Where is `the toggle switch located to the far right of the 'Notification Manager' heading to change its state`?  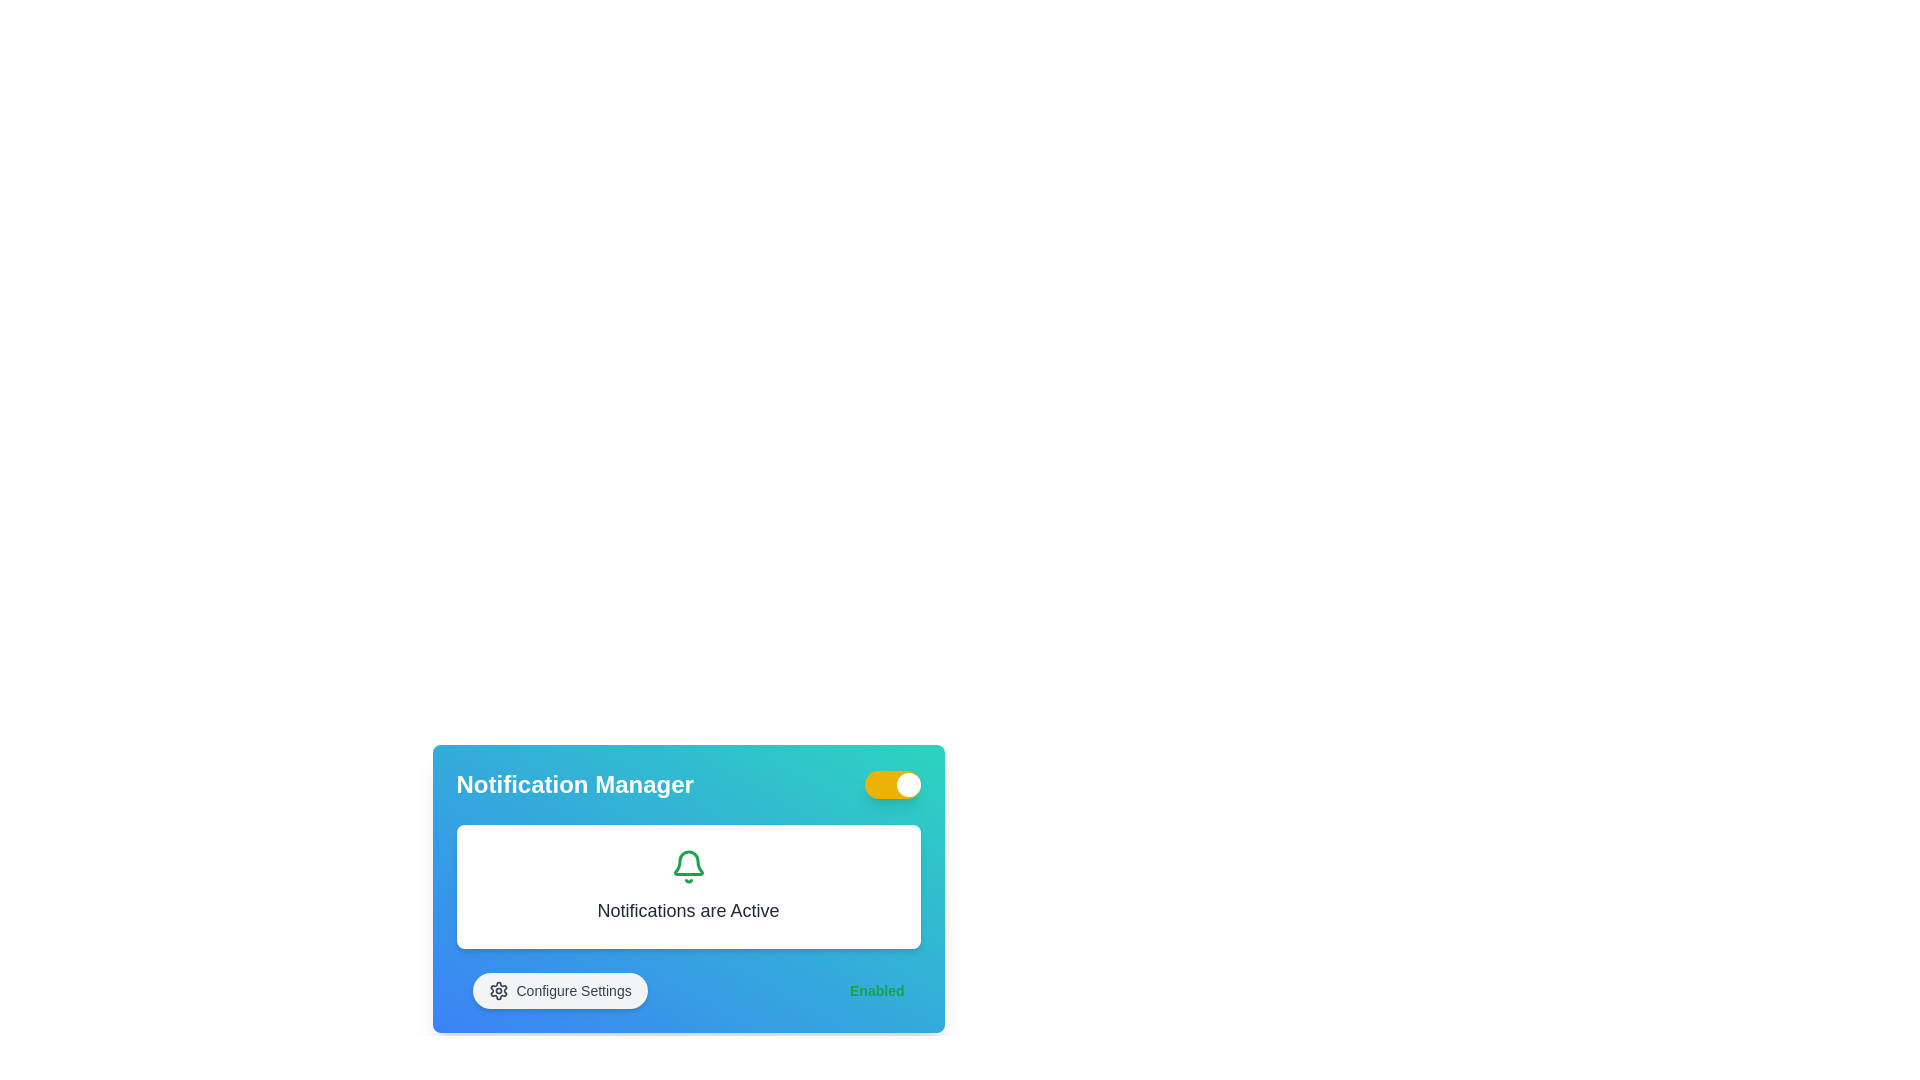 the toggle switch located to the far right of the 'Notification Manager' heading to change its state is located at coordinates (891, 784).